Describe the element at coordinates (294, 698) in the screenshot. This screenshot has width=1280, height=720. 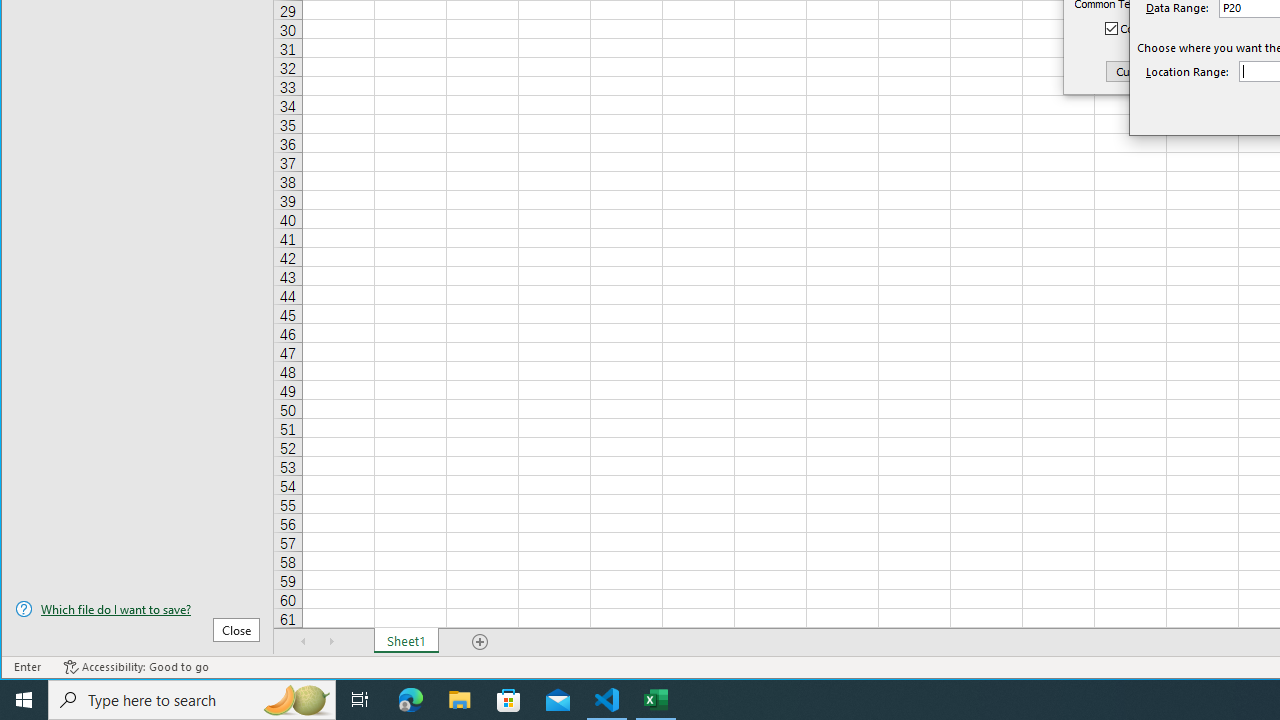
I see `'Search highlights icon opens search home window'` at that location.